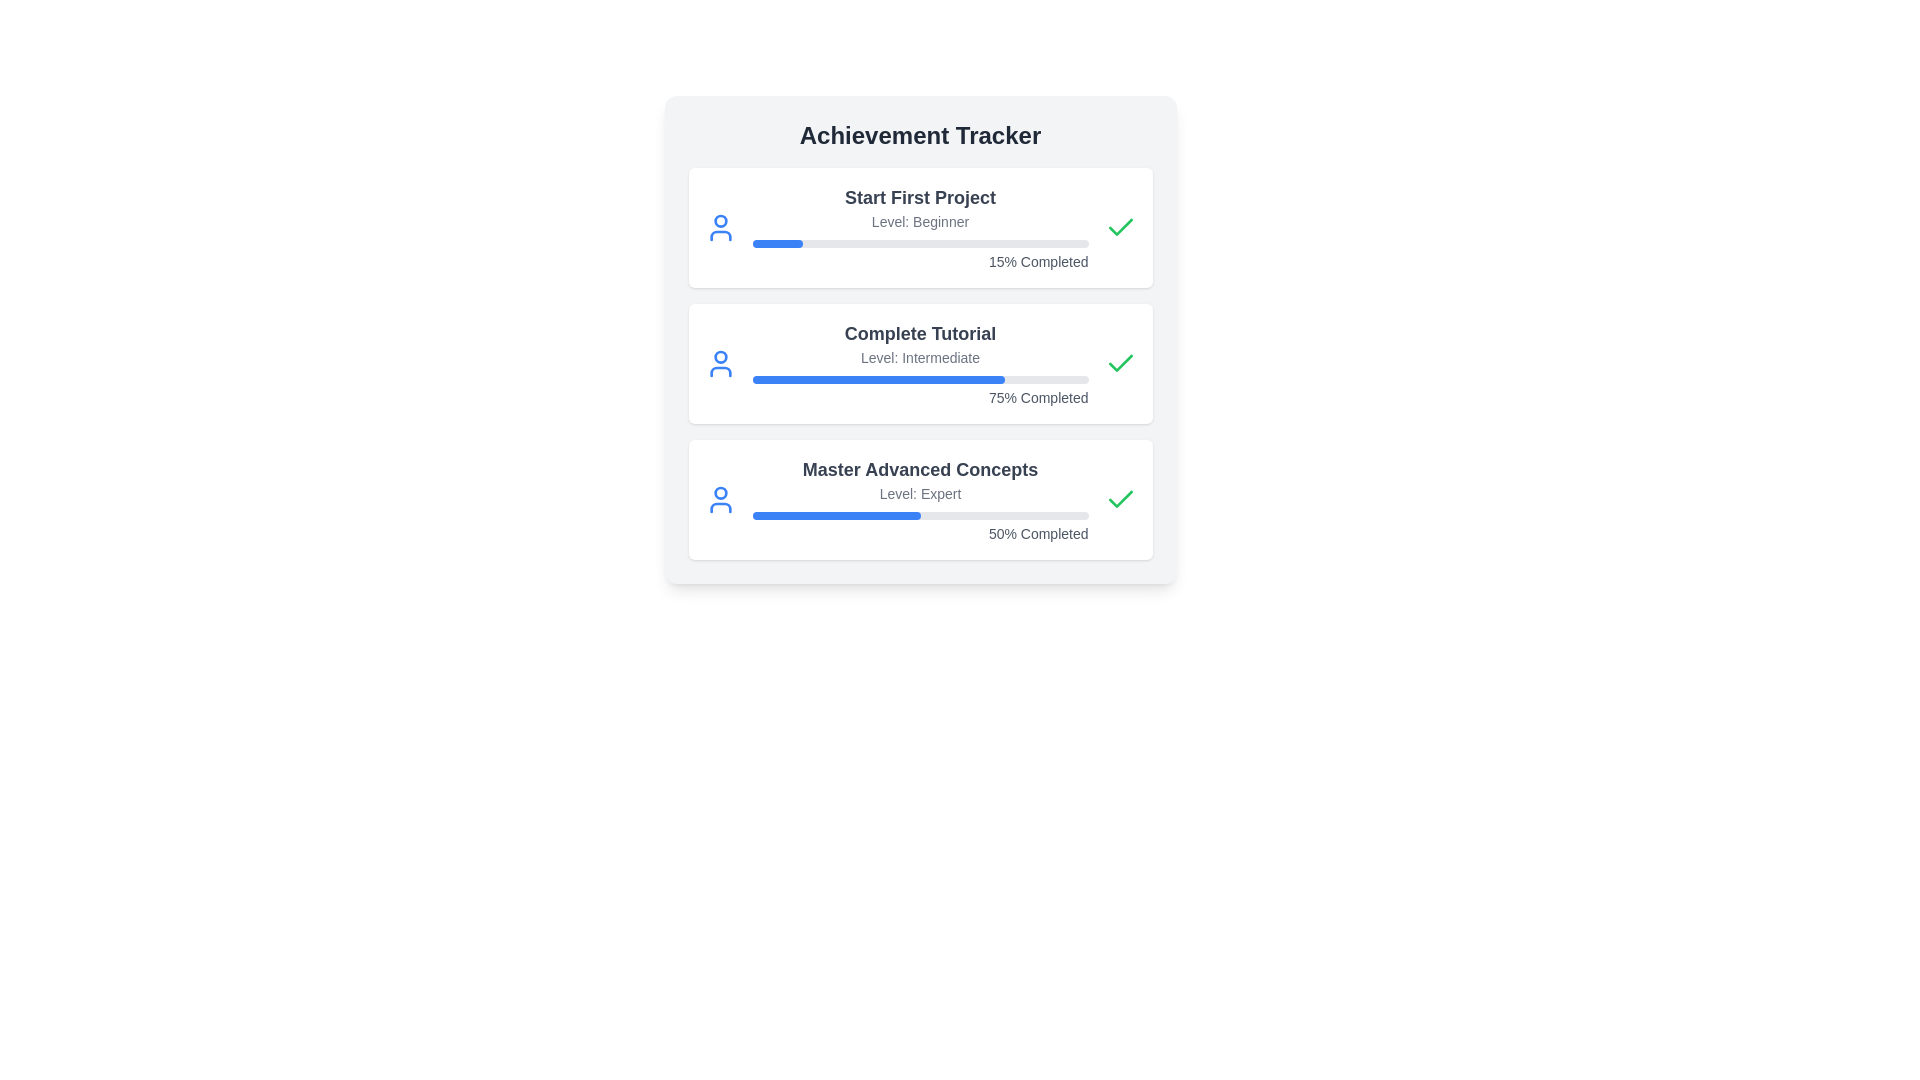 The height and width of the screenshot is (1080, 1920). Describe the element at coordinates (919, 357) in the screenshot. I see `the text element that reads 'Level: Intermediate', which is styled in gray and located below the 'Complete Tutorial' heading in the achievement tracker interface` at that location.